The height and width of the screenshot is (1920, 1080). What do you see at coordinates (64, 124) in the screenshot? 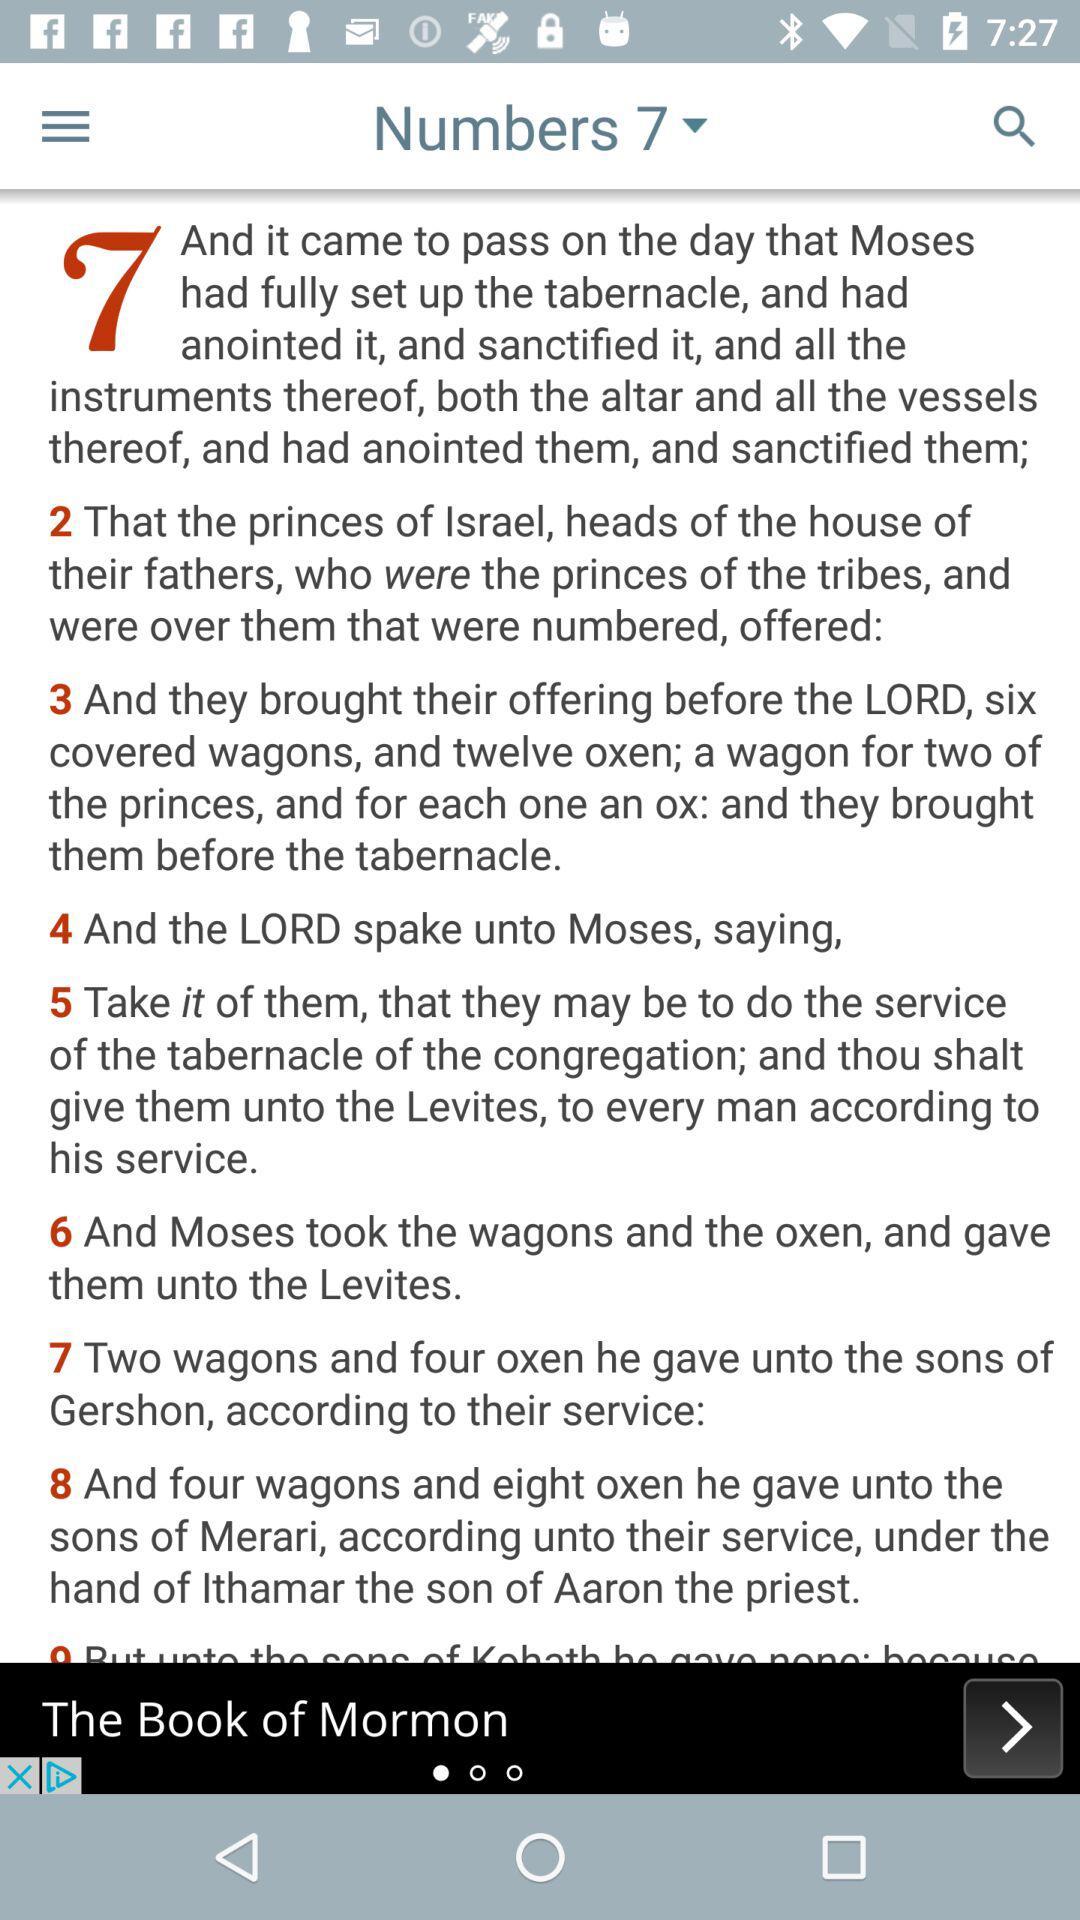
I see `the menu icon` at bounding box center [64, 124].